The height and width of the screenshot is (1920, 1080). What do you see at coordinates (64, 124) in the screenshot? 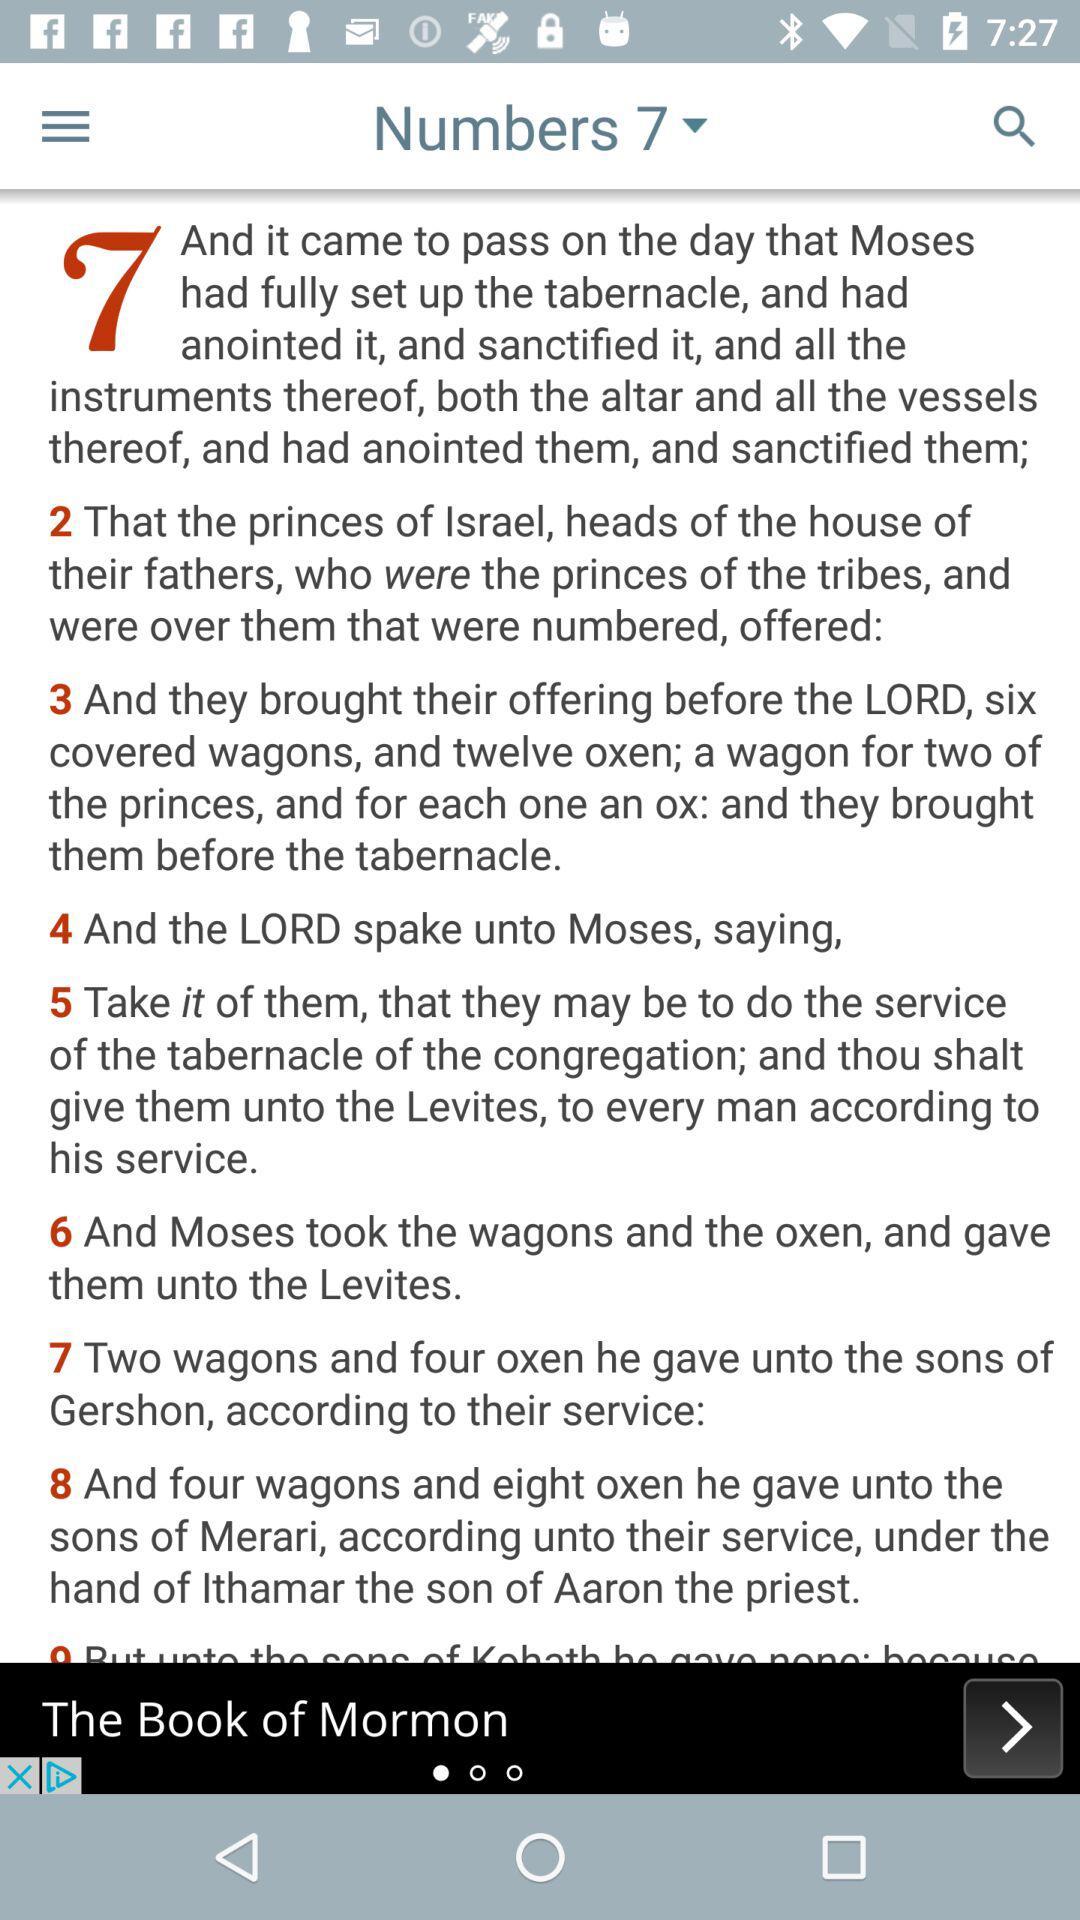
I see `the menu icon` at bounding box center [64, 124].